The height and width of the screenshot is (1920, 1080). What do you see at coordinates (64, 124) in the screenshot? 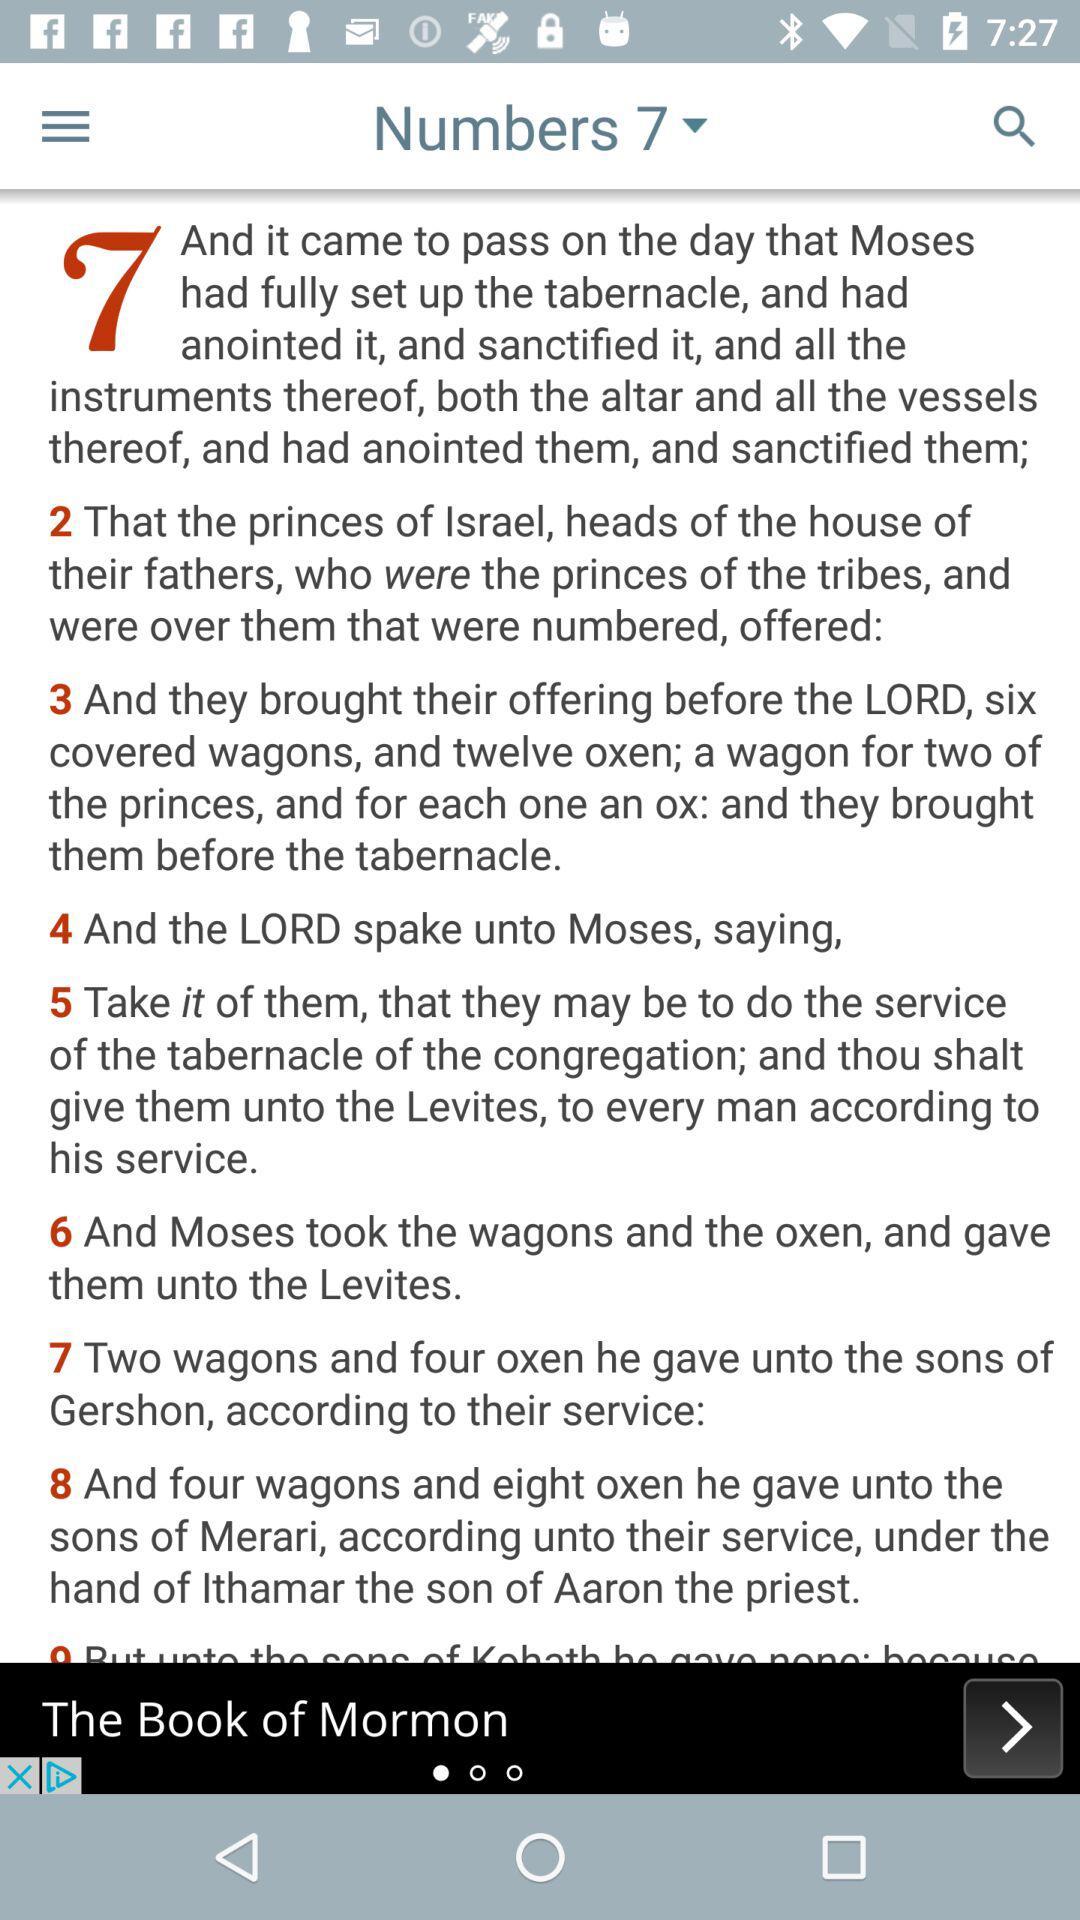
I see `the menu icon` at bounding box center [64, 124].